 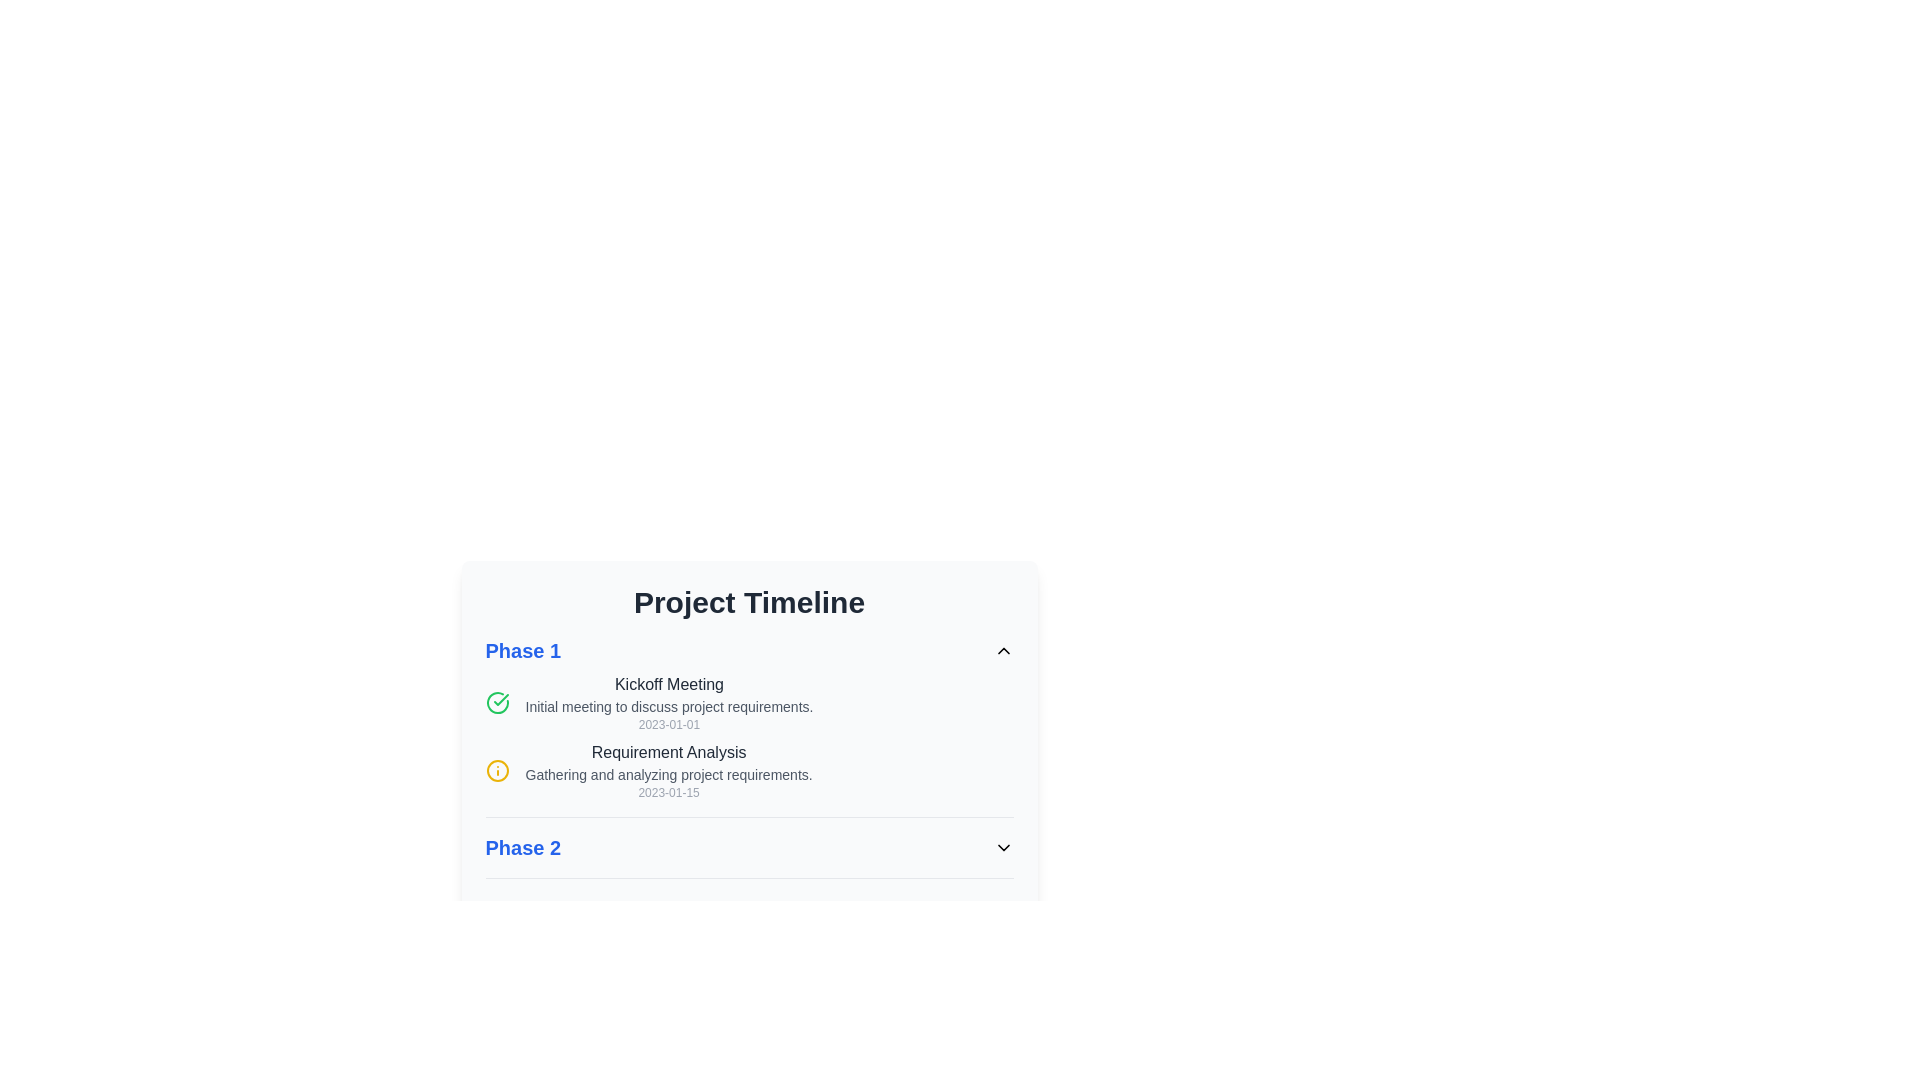 I want to click on the 'Phase 1' text label, which is a bold, vibrant blue header located at the top-left corner of the timeline content area, so click(x=523, y=651).